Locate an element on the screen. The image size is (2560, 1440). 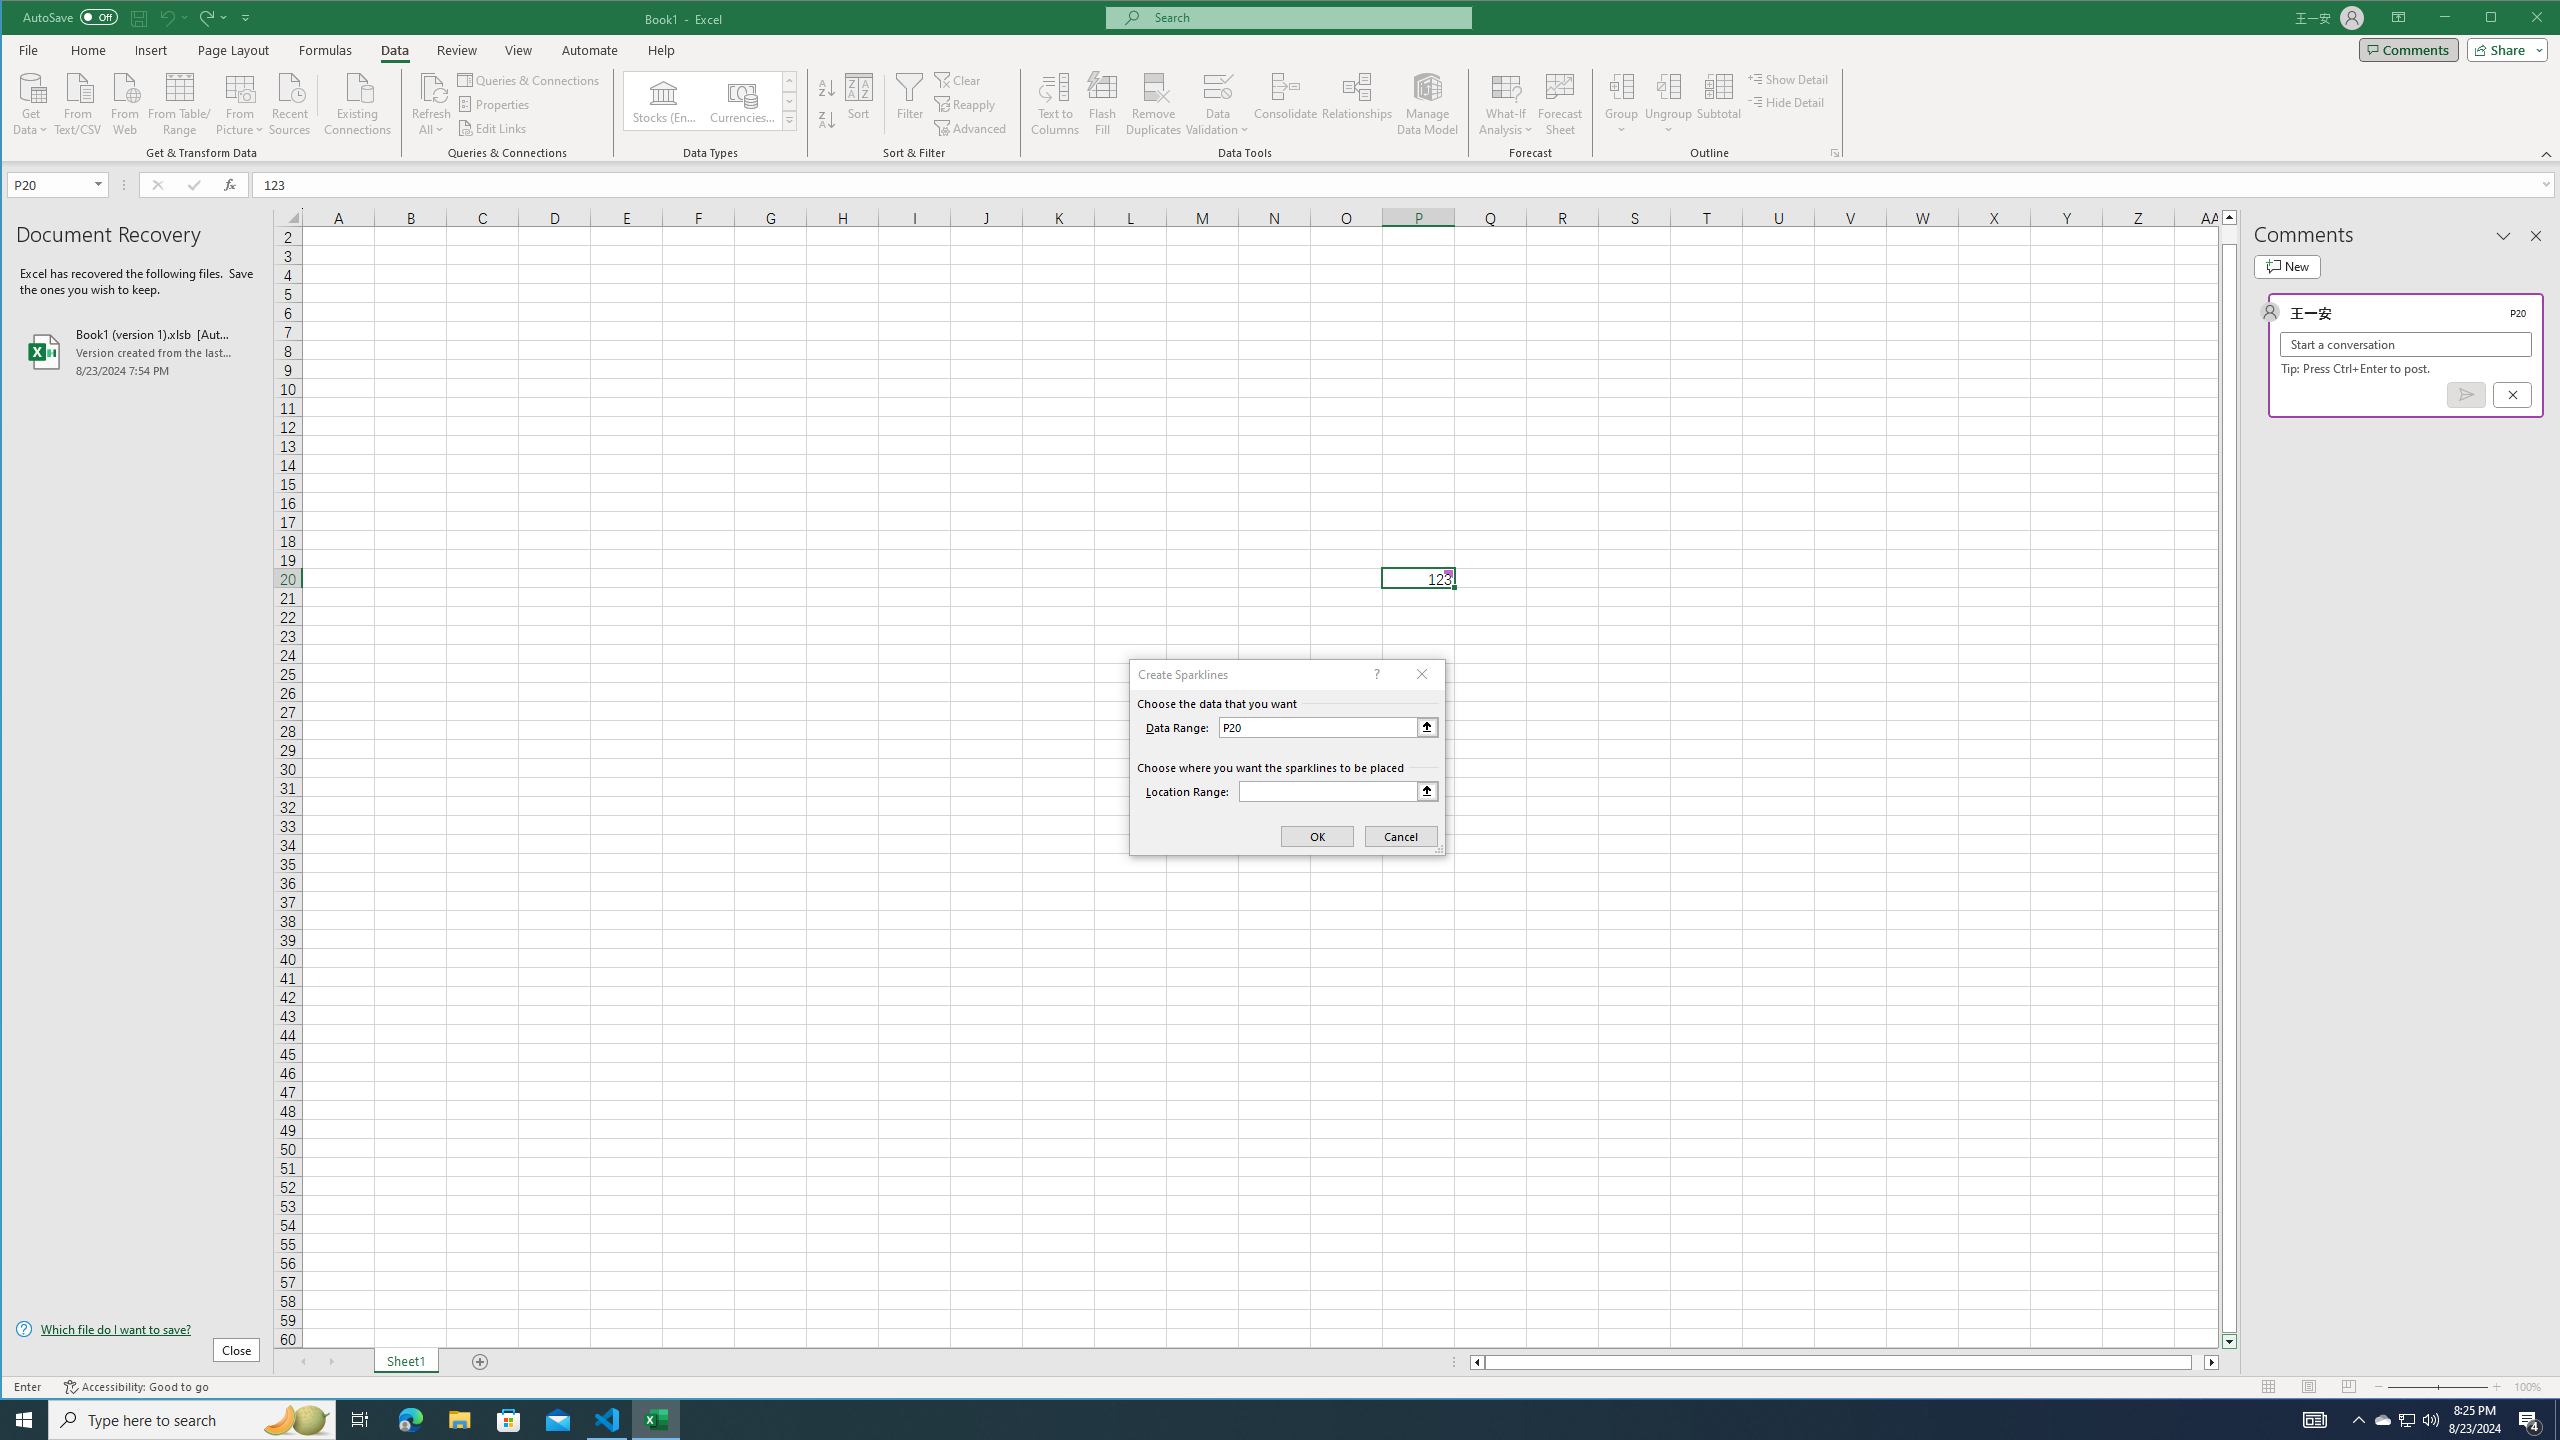
'Page up' is located at coordinates (2229, 233).